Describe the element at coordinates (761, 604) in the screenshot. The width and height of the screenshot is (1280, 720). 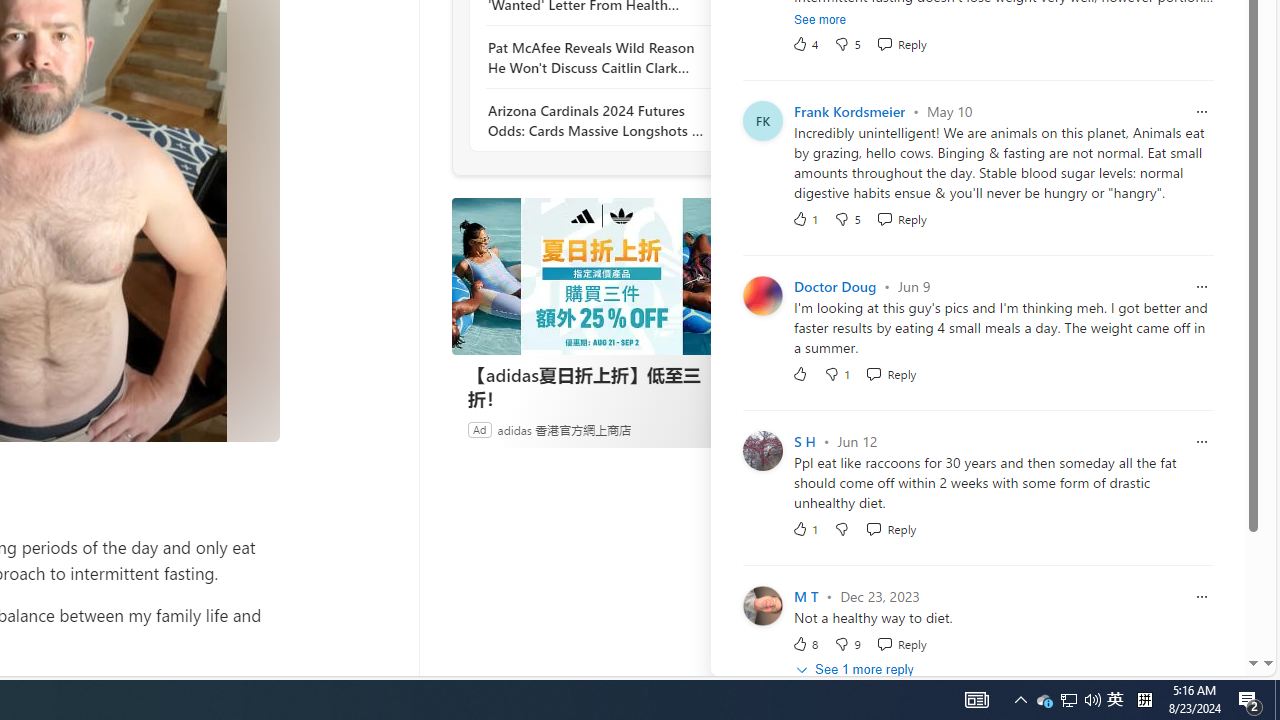
I see `'Profile Picture'` at that location.